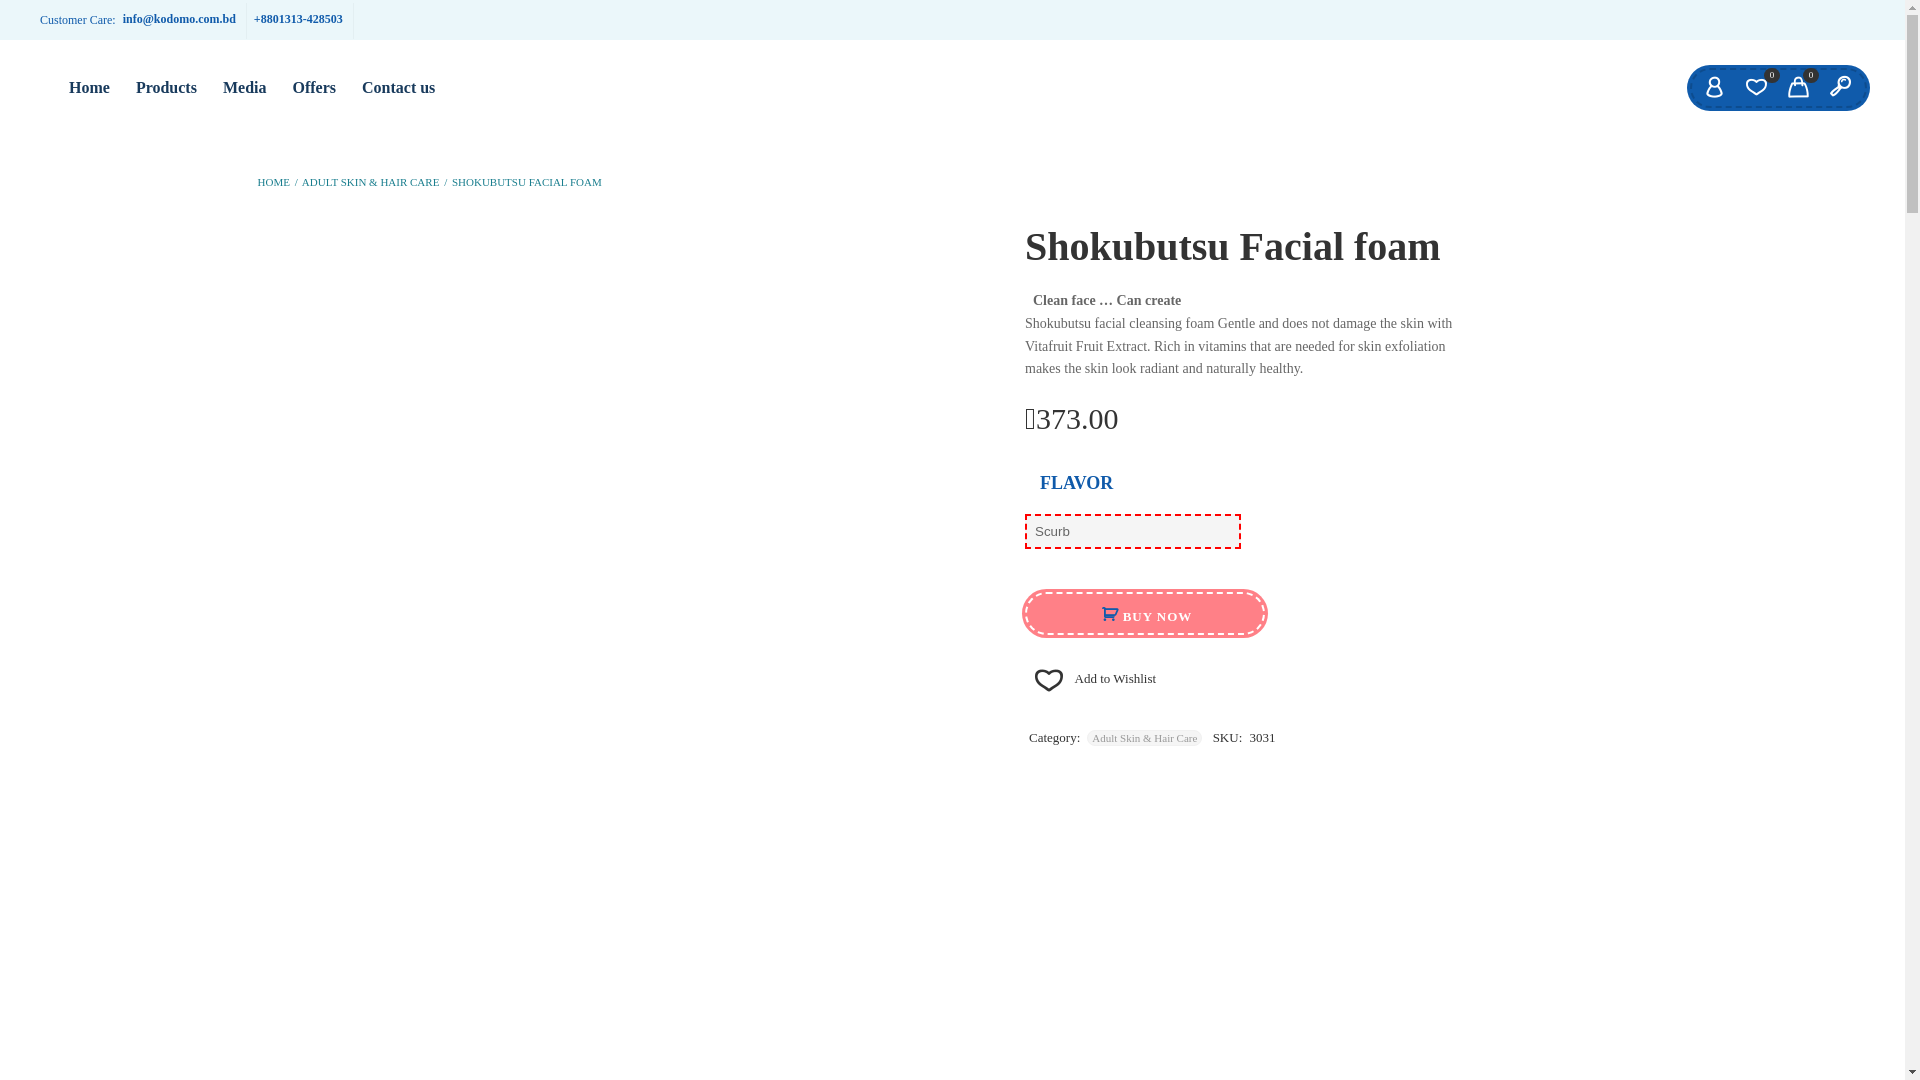 The height and width of the screenshot is (1080, 1920). Describe the element at coordinates (1798, 87) in the screenshot. I see `'0'` at that location.